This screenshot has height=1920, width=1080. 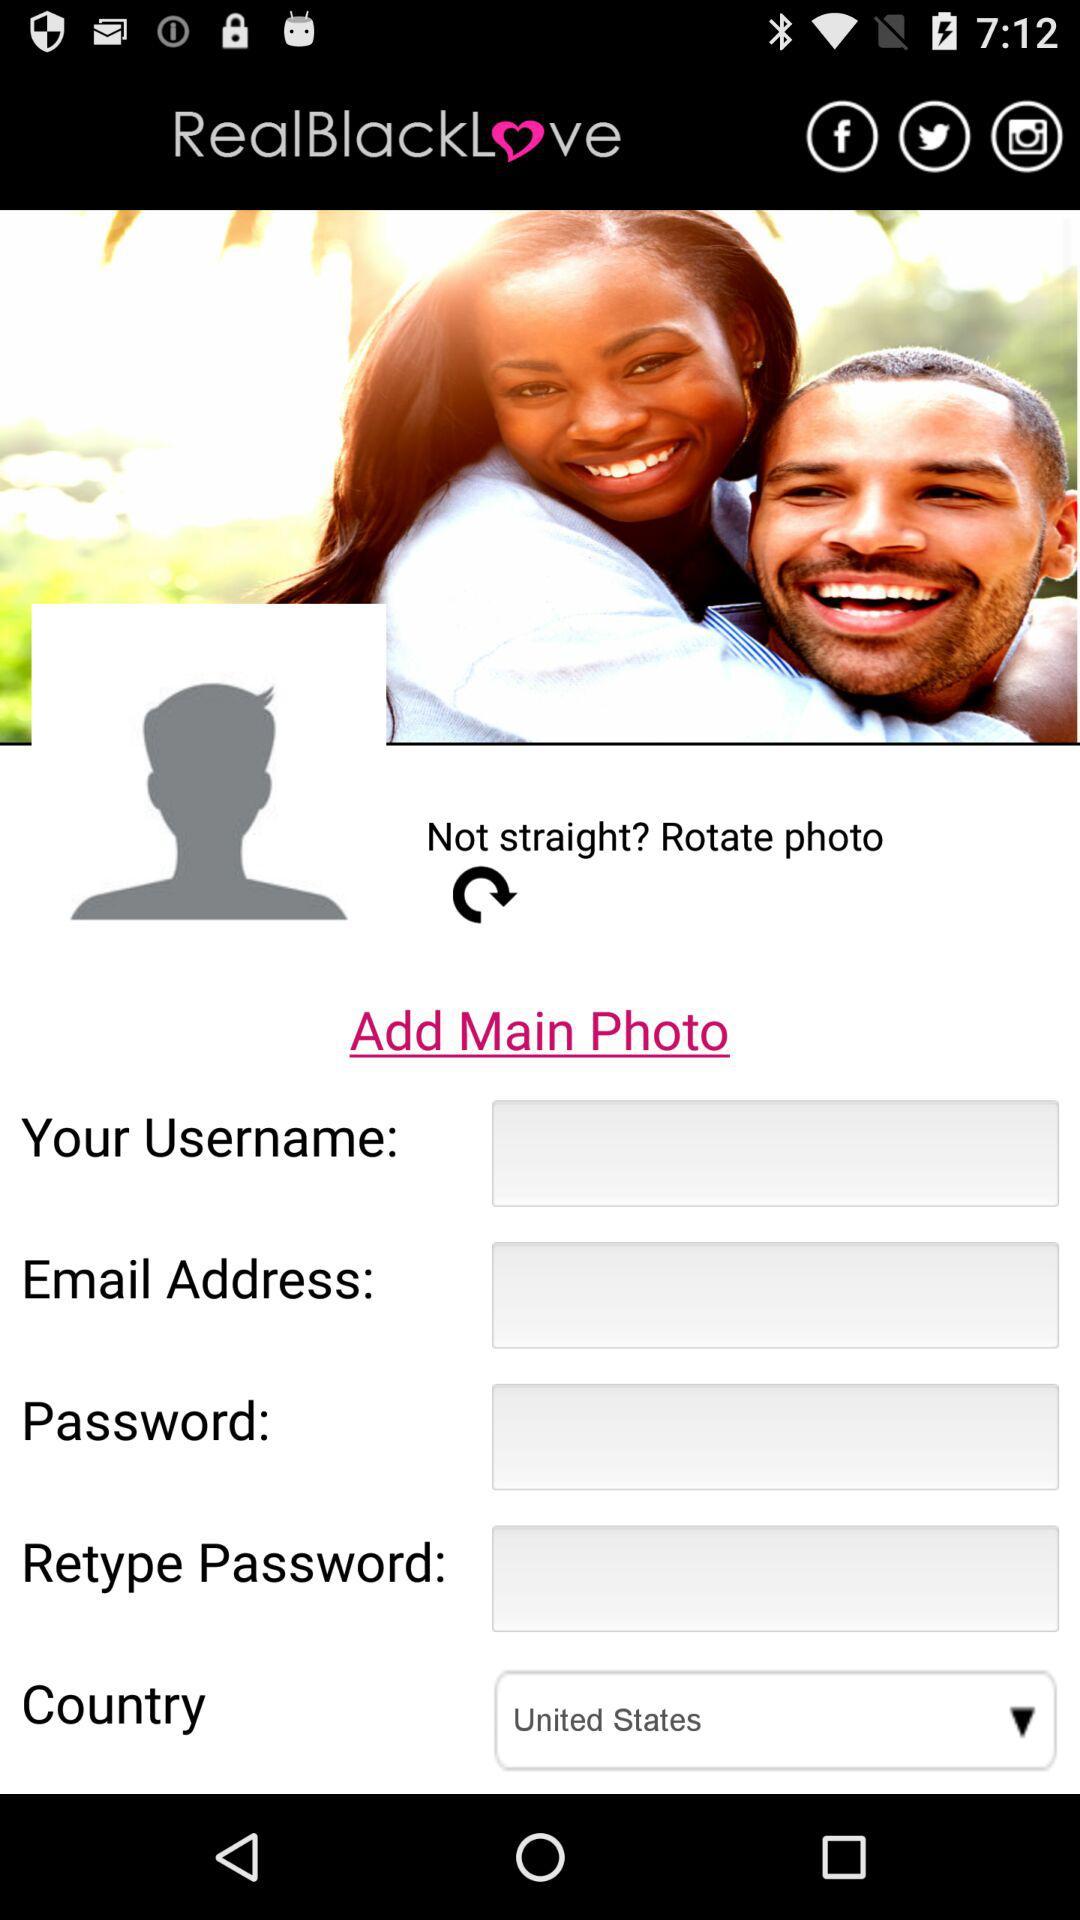 I want to click on the icon to the left of not straight rotate app, so click(x=208, y=780).